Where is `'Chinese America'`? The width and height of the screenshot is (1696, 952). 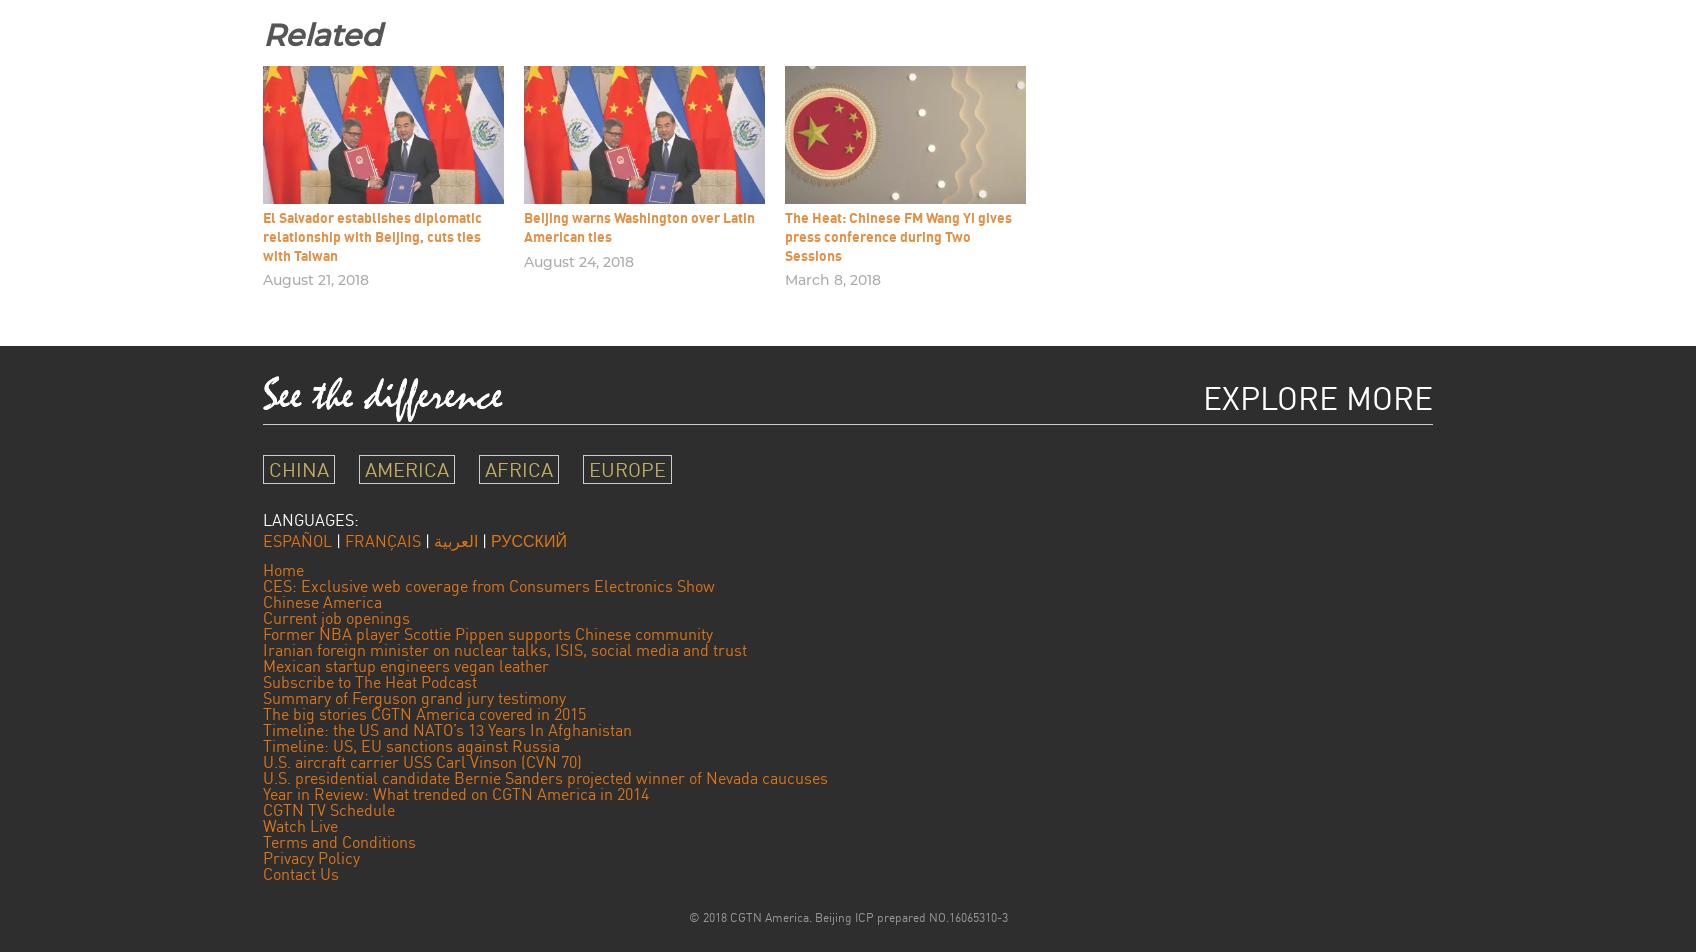
'Chinese America' is located at coordinates (322, 600).